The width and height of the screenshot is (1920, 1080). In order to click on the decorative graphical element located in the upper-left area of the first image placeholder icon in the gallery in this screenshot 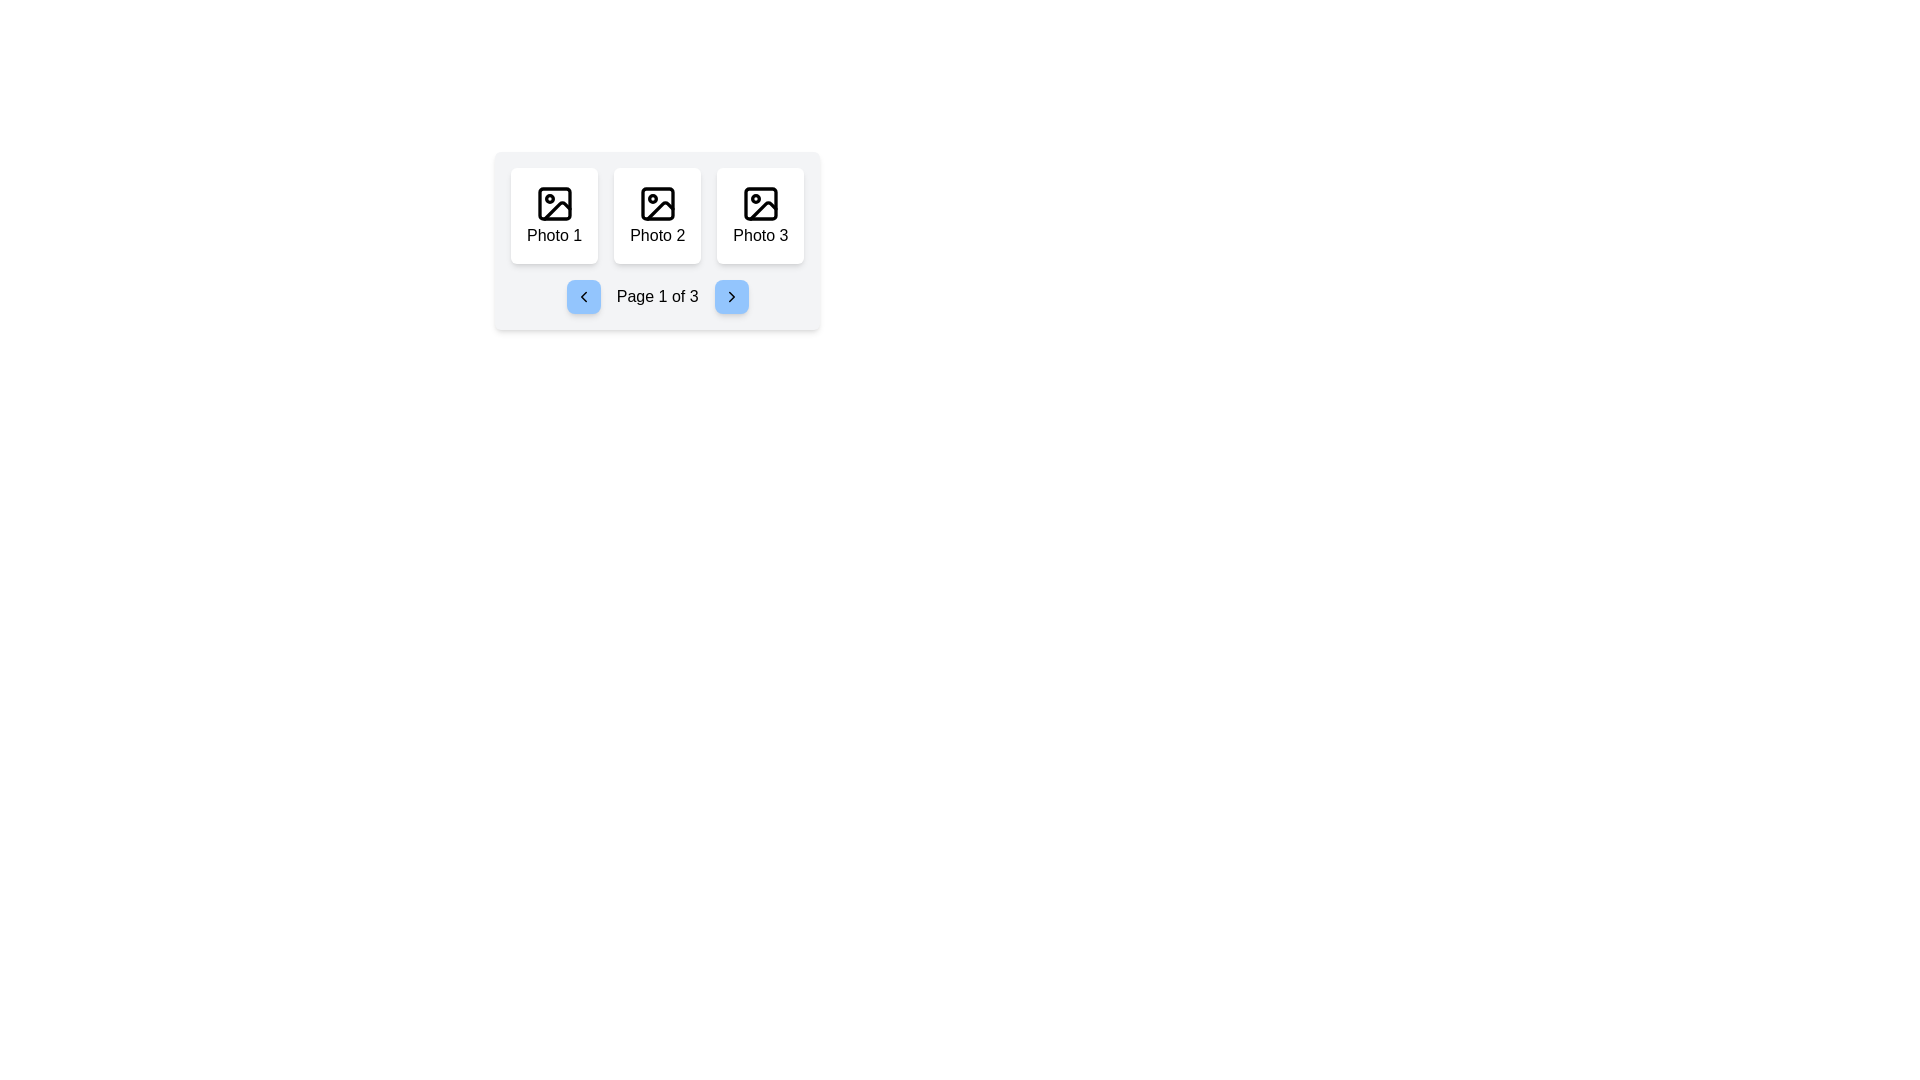, I will do `click(554, 204)`.